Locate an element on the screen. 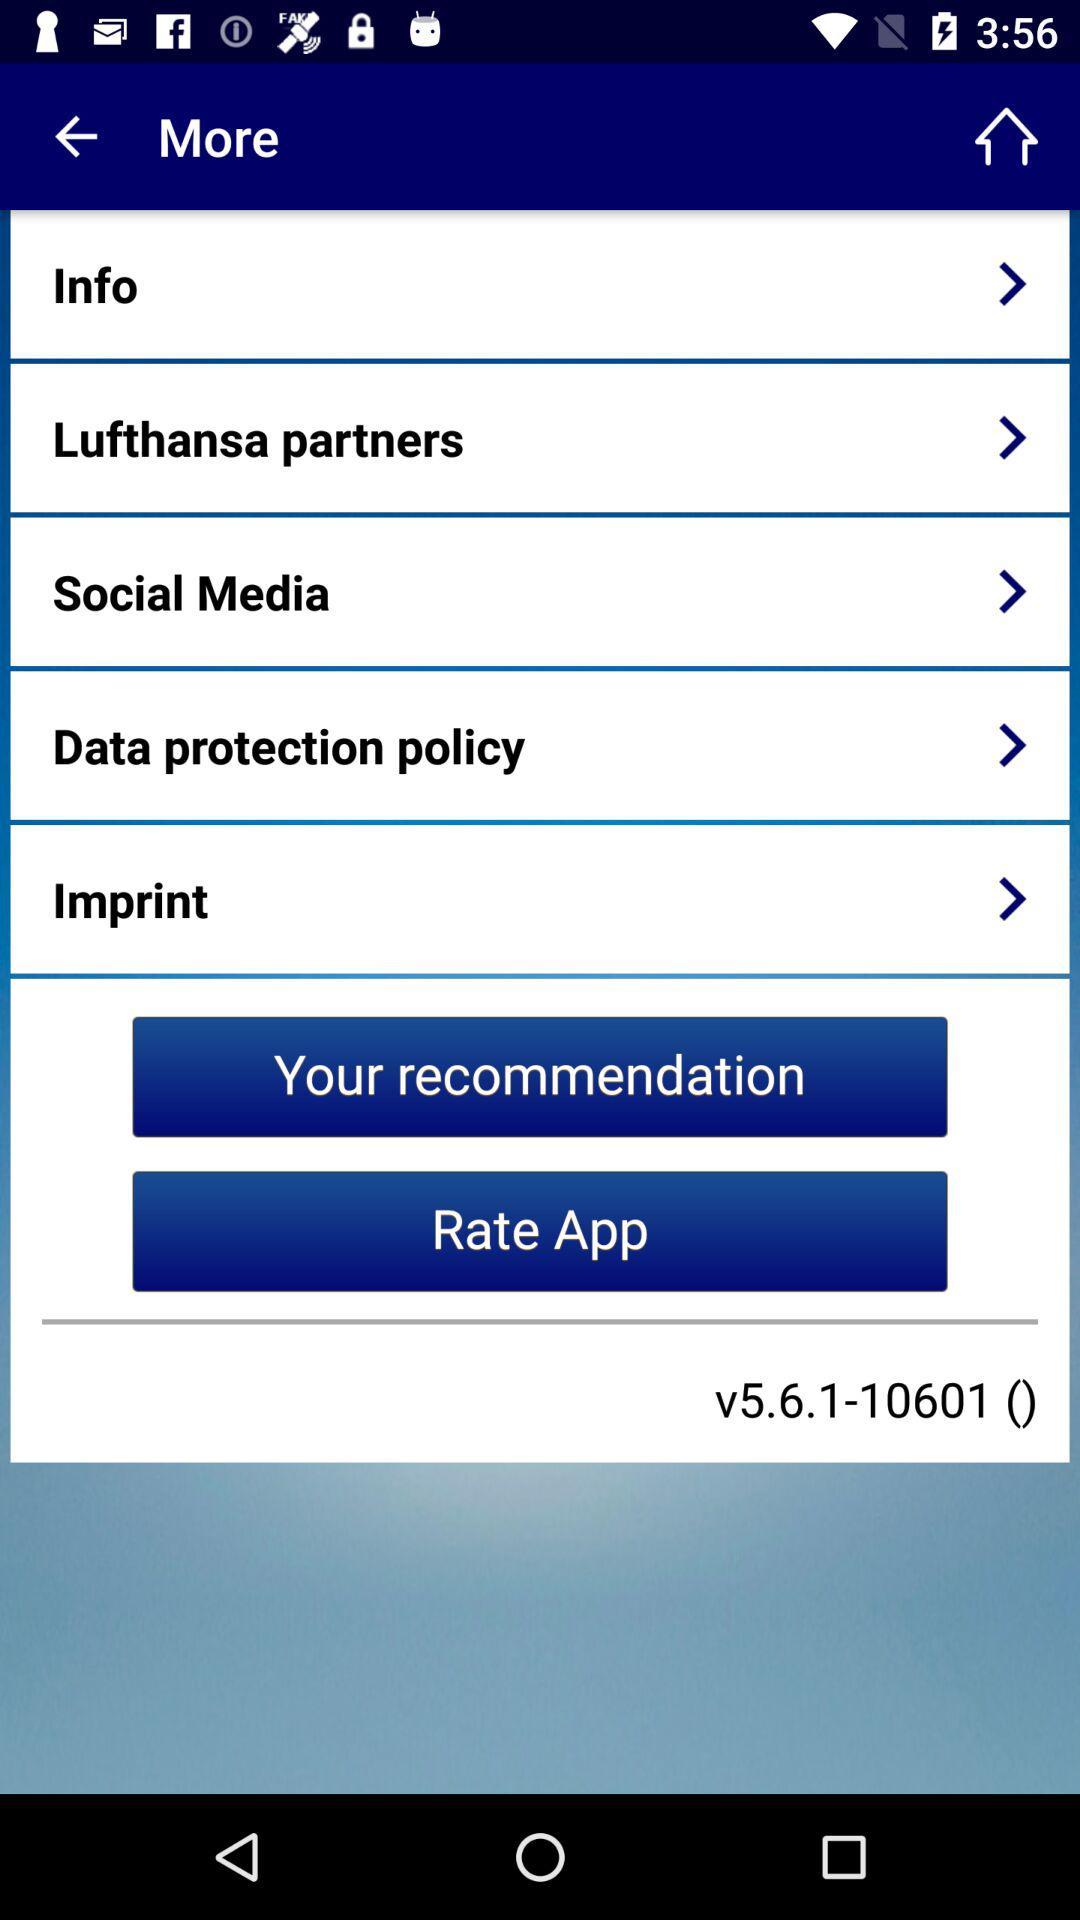 The width and height of the screenshot is (1080, 1920). the imprint icon is located at coordinates (130, 898).